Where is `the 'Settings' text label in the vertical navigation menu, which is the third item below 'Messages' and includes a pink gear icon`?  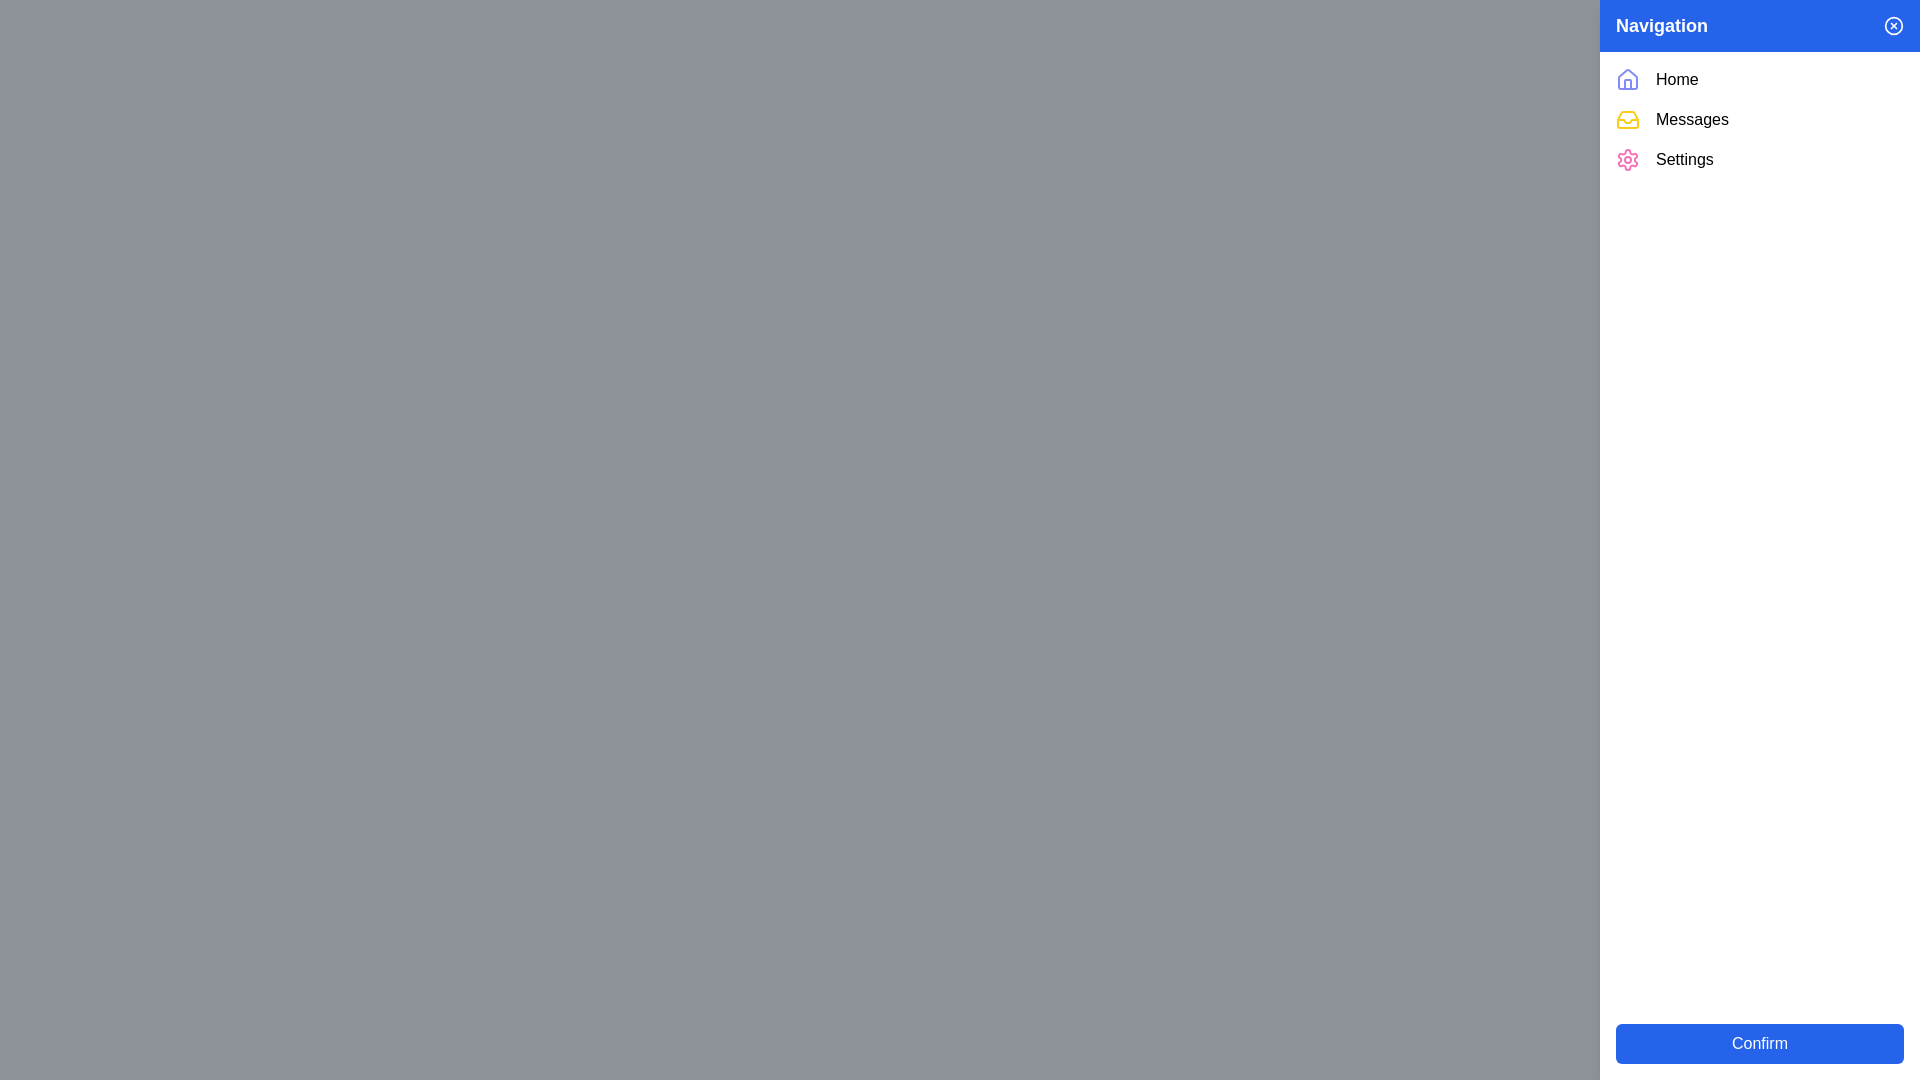 the 'Settings' text label in the vertical navigation menu, which is the third item below 'Messages' and includes a pink gear icon is located at coordinates (1683, 158).